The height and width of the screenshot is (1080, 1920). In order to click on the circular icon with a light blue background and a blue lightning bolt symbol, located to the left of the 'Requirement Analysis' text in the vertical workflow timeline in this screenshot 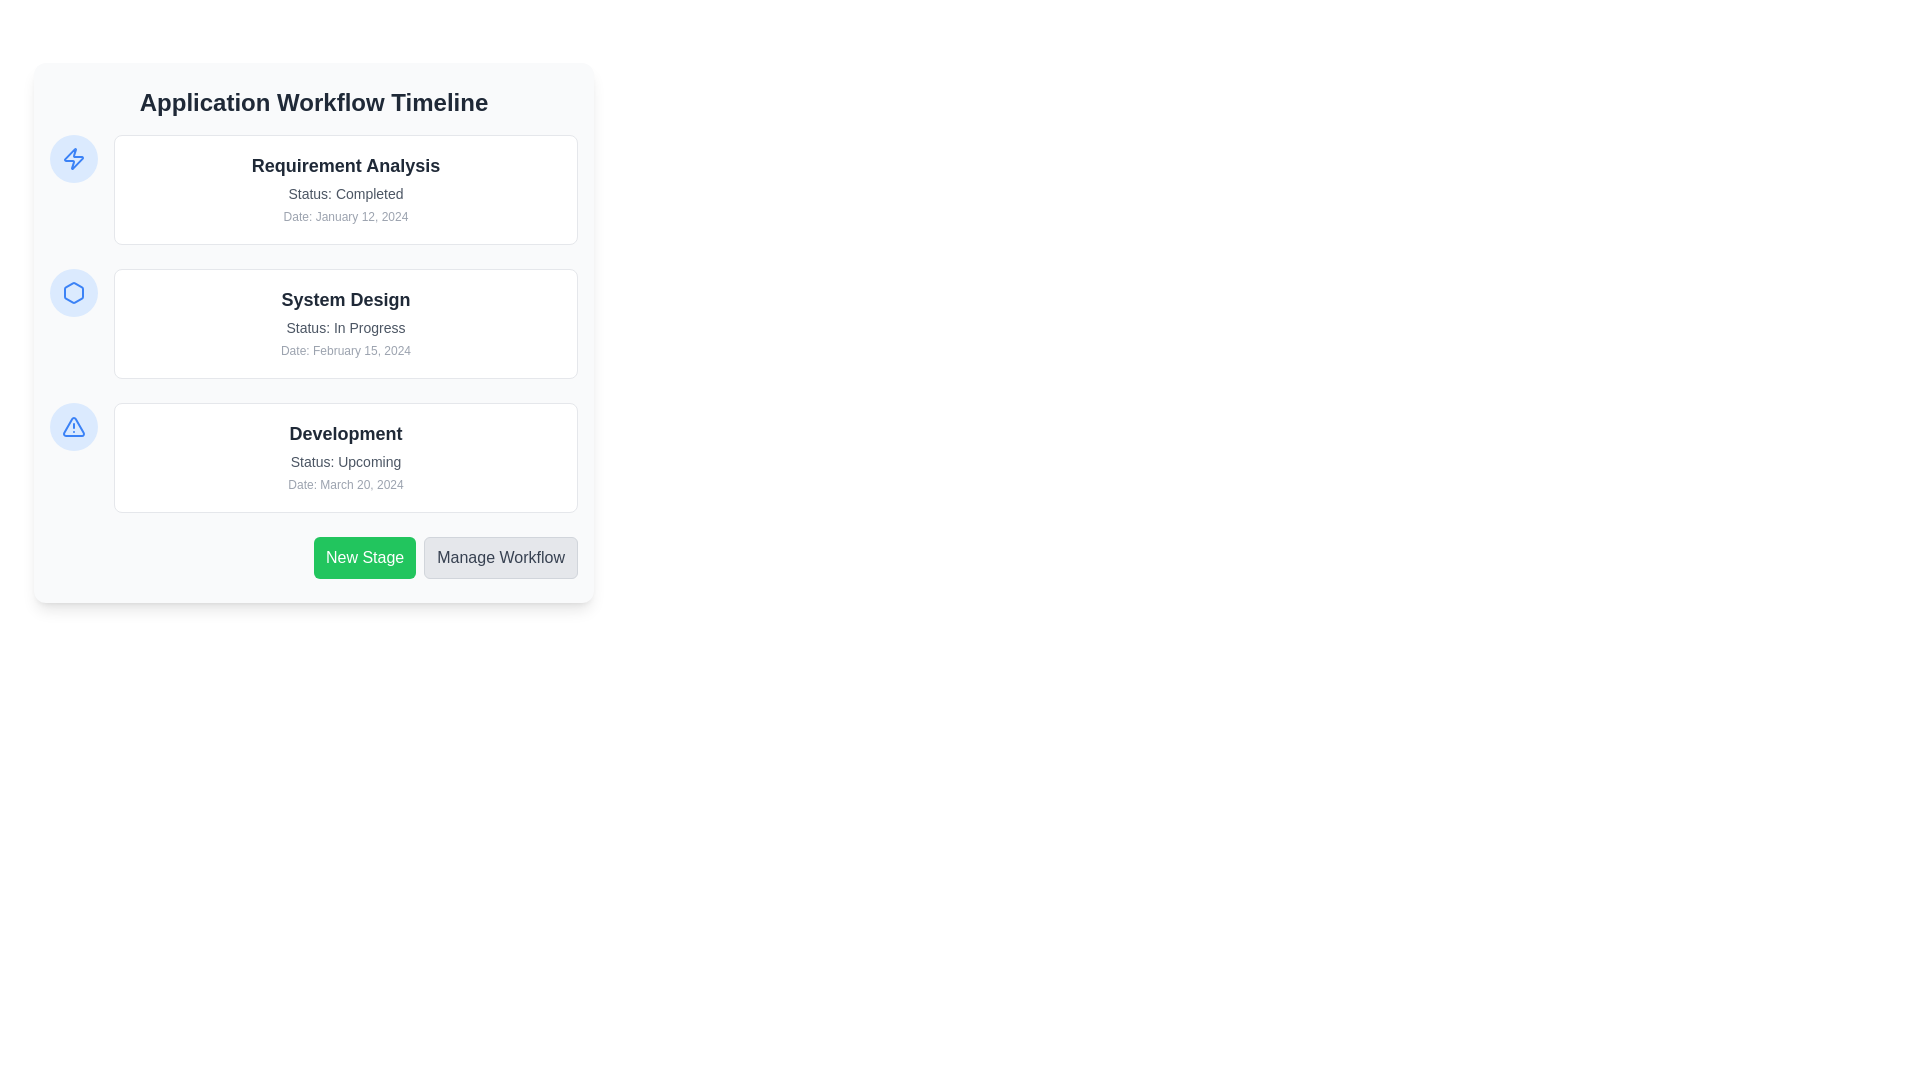, I will do `click(73, 157)`.